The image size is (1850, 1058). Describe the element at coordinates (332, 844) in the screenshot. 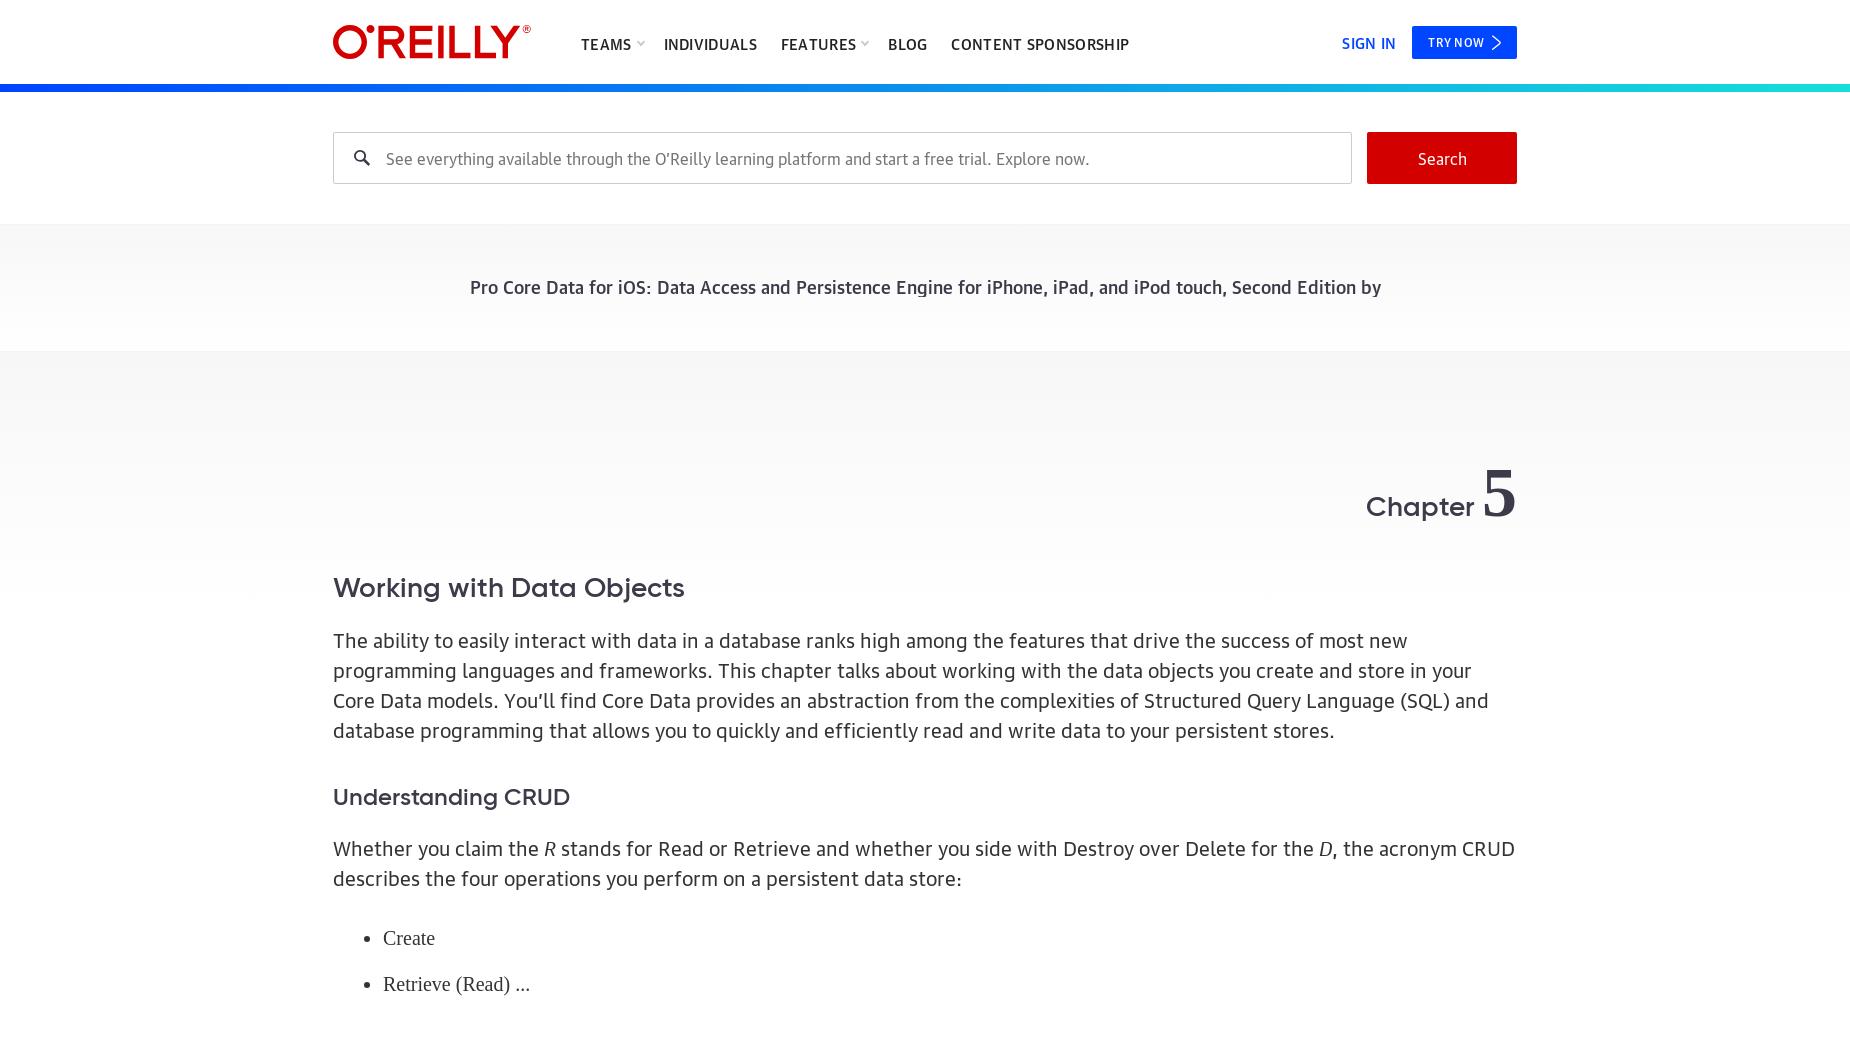

I see `'Whether you claim the'` at that location.